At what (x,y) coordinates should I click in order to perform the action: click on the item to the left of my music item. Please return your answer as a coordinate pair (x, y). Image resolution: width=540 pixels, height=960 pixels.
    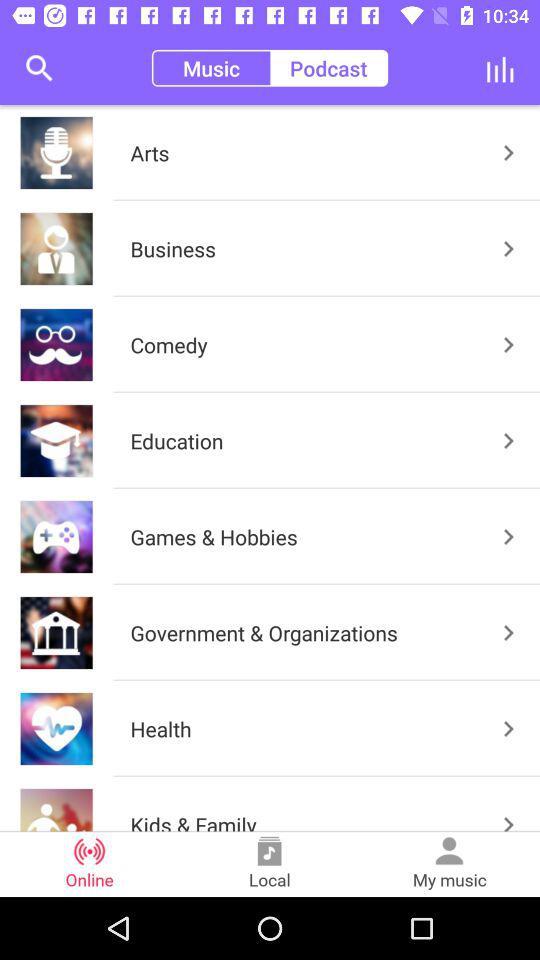
    Looking at the image, I should click on (270, 863).